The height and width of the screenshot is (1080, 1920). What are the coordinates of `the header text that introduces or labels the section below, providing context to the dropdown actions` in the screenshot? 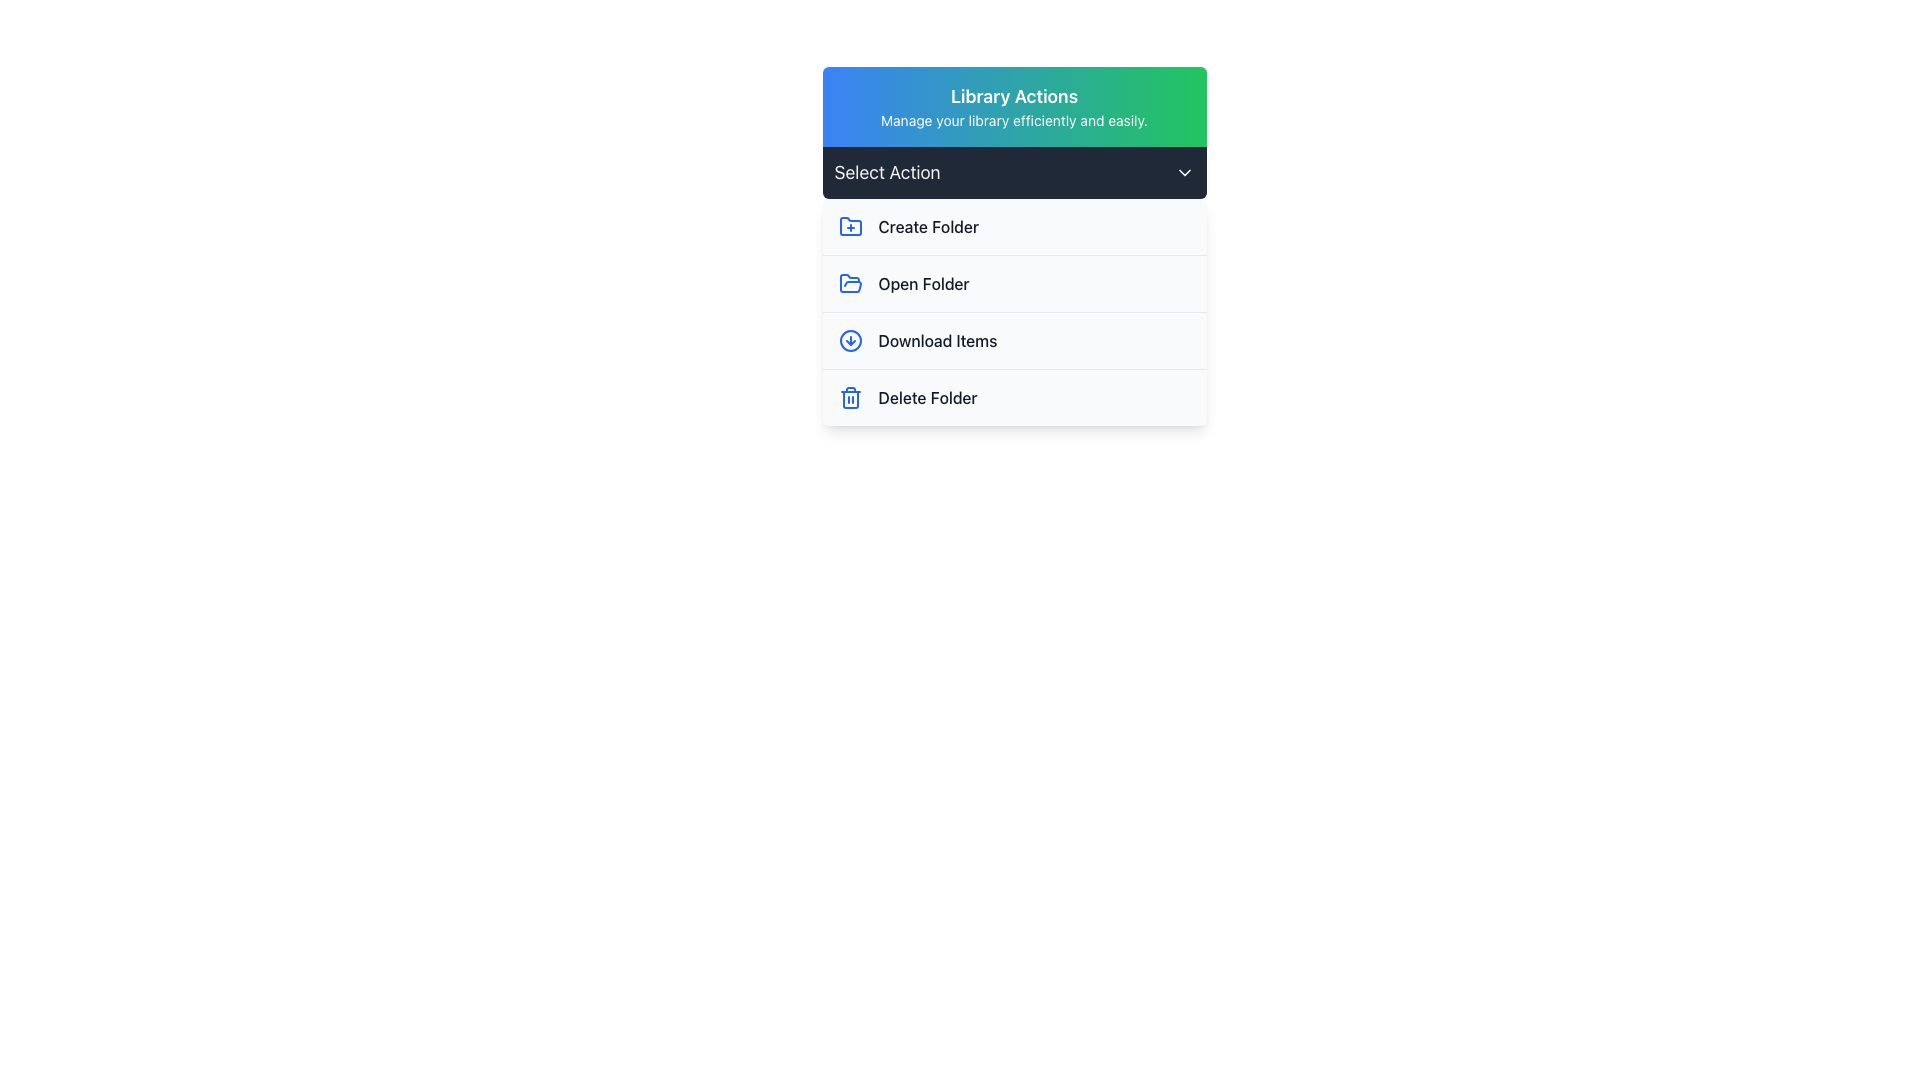 It's located at (1014, 96).